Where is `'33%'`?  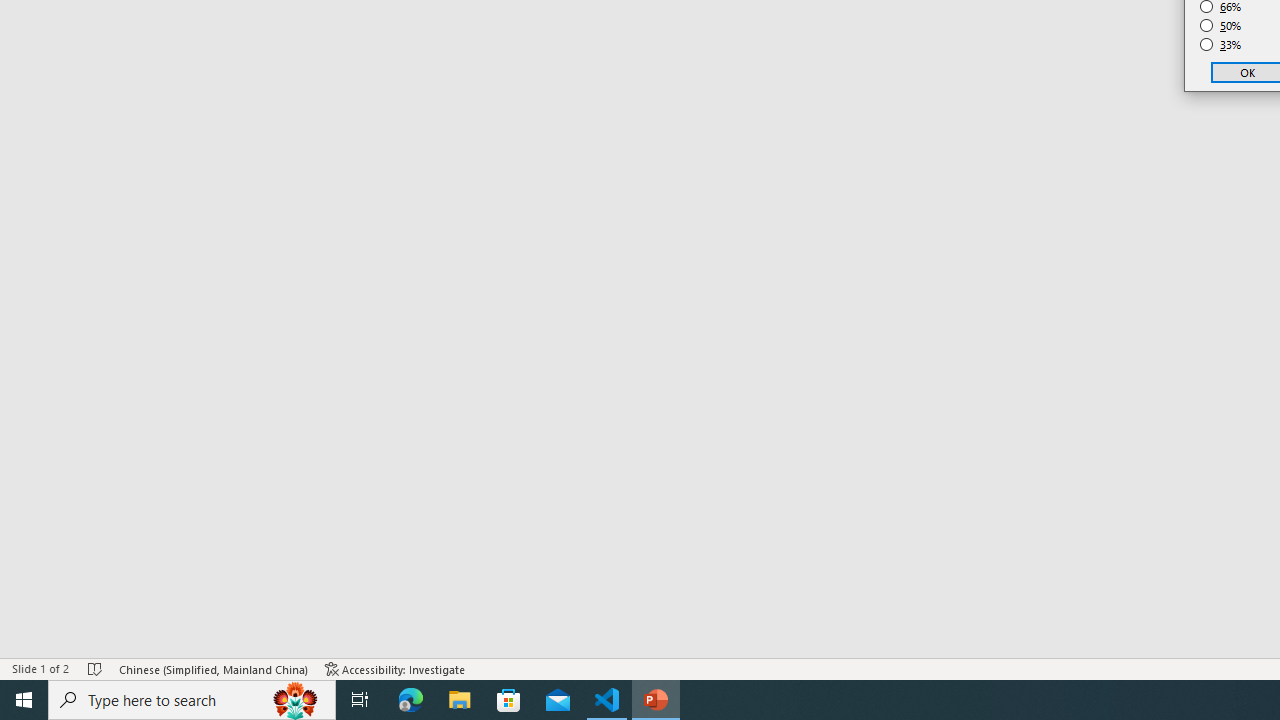 '33%' is located at coordinates (1220, 45).